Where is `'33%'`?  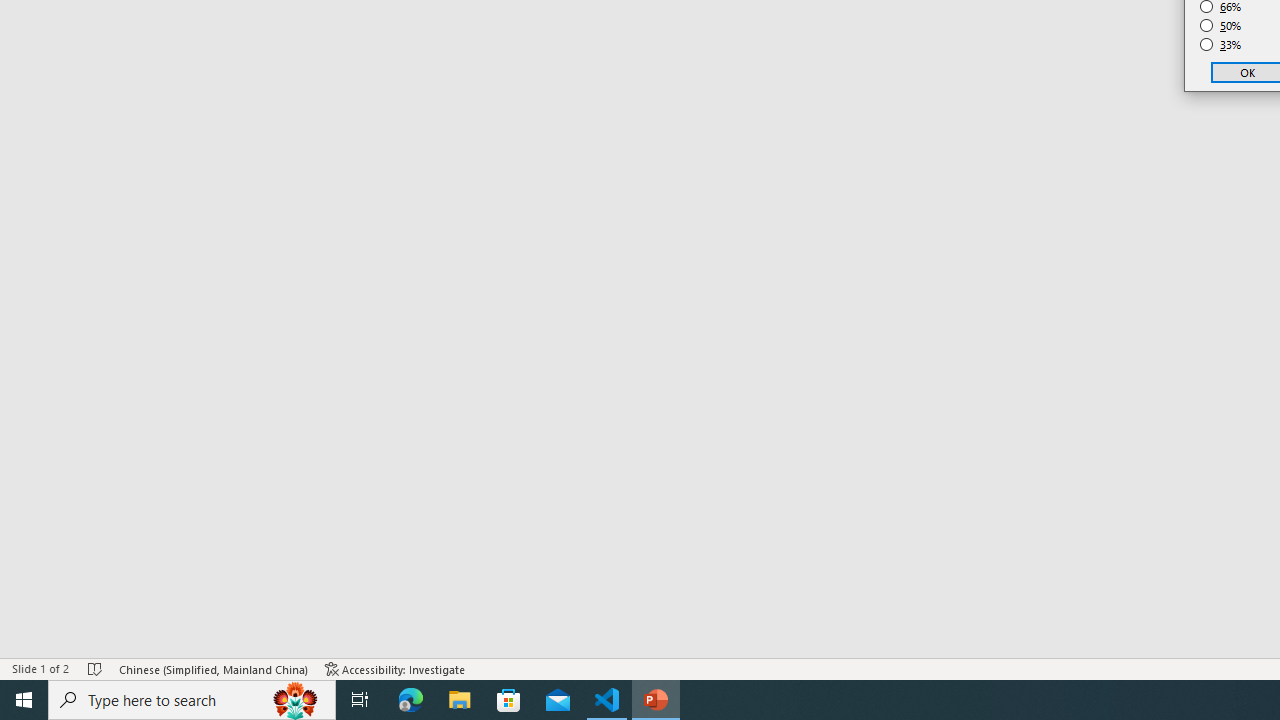 '33%' is located at coordinates (1220, 45).